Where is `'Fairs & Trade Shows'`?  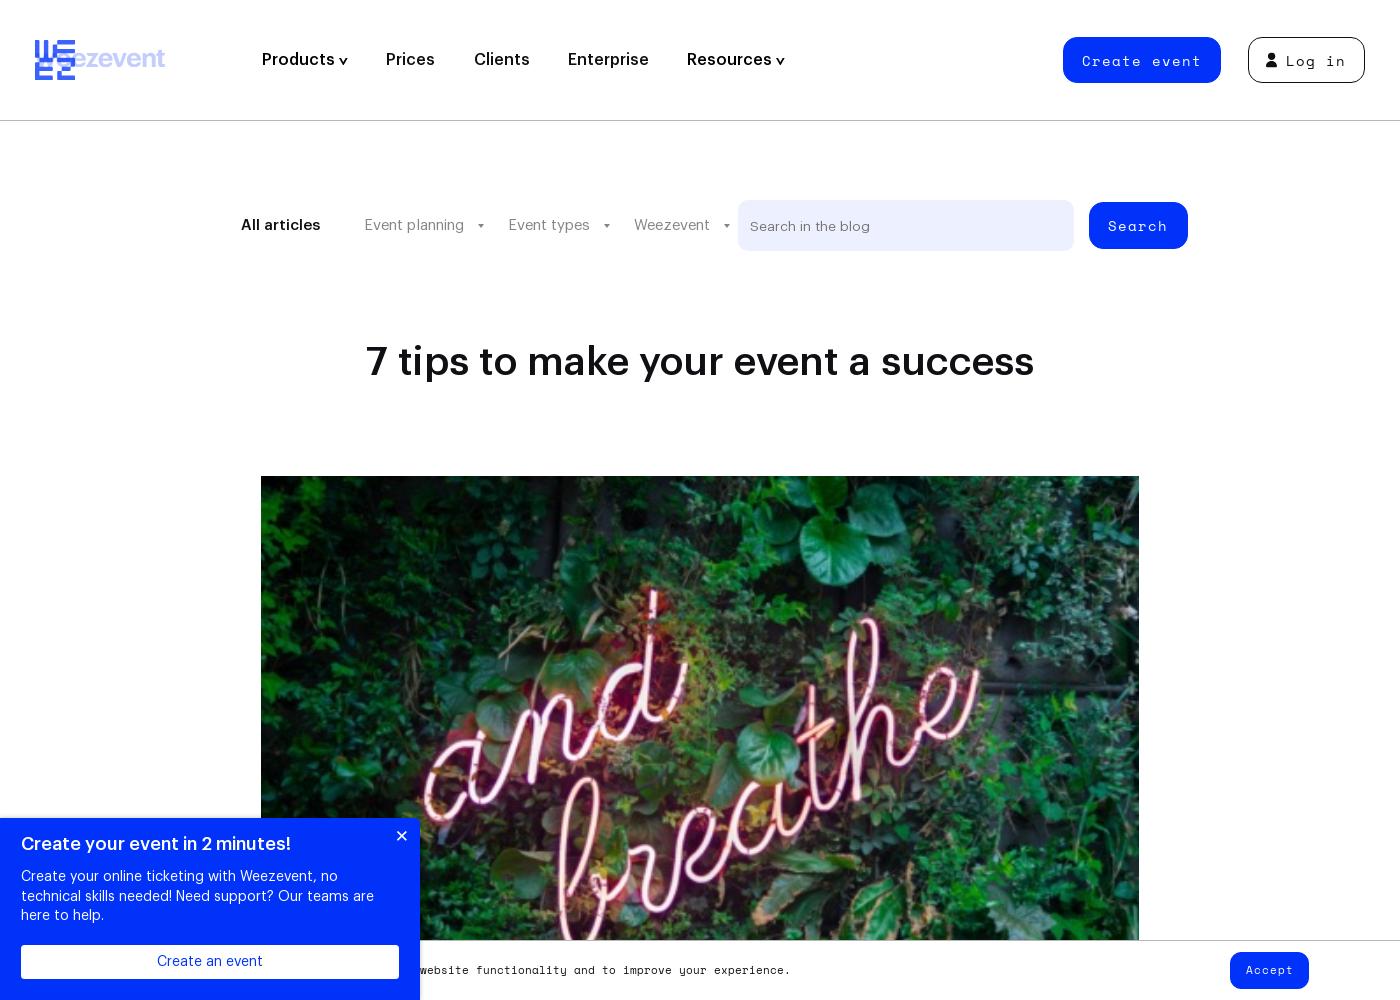
'Fairs & Trade Shows' is located at coordinates (456, 375).